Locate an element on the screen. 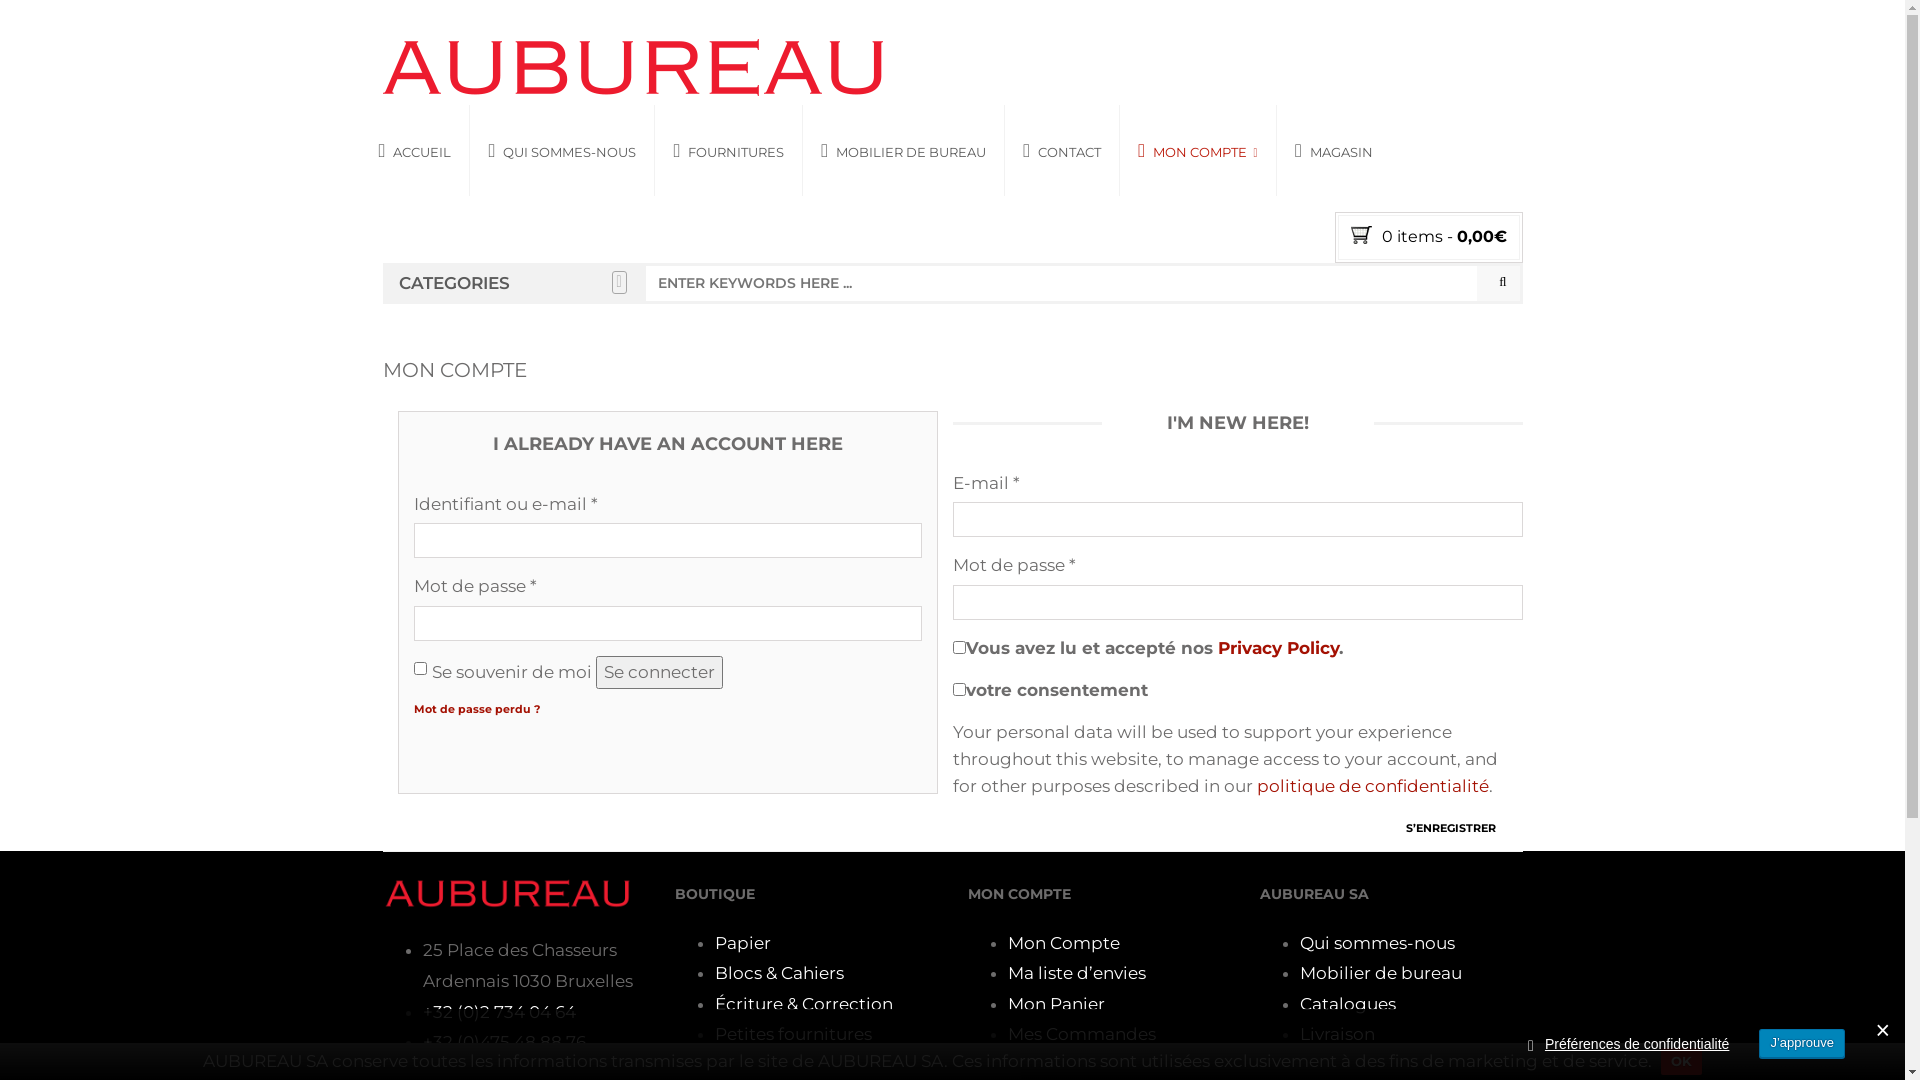  'AUBUREAU' is located at coordinates (631, 64).